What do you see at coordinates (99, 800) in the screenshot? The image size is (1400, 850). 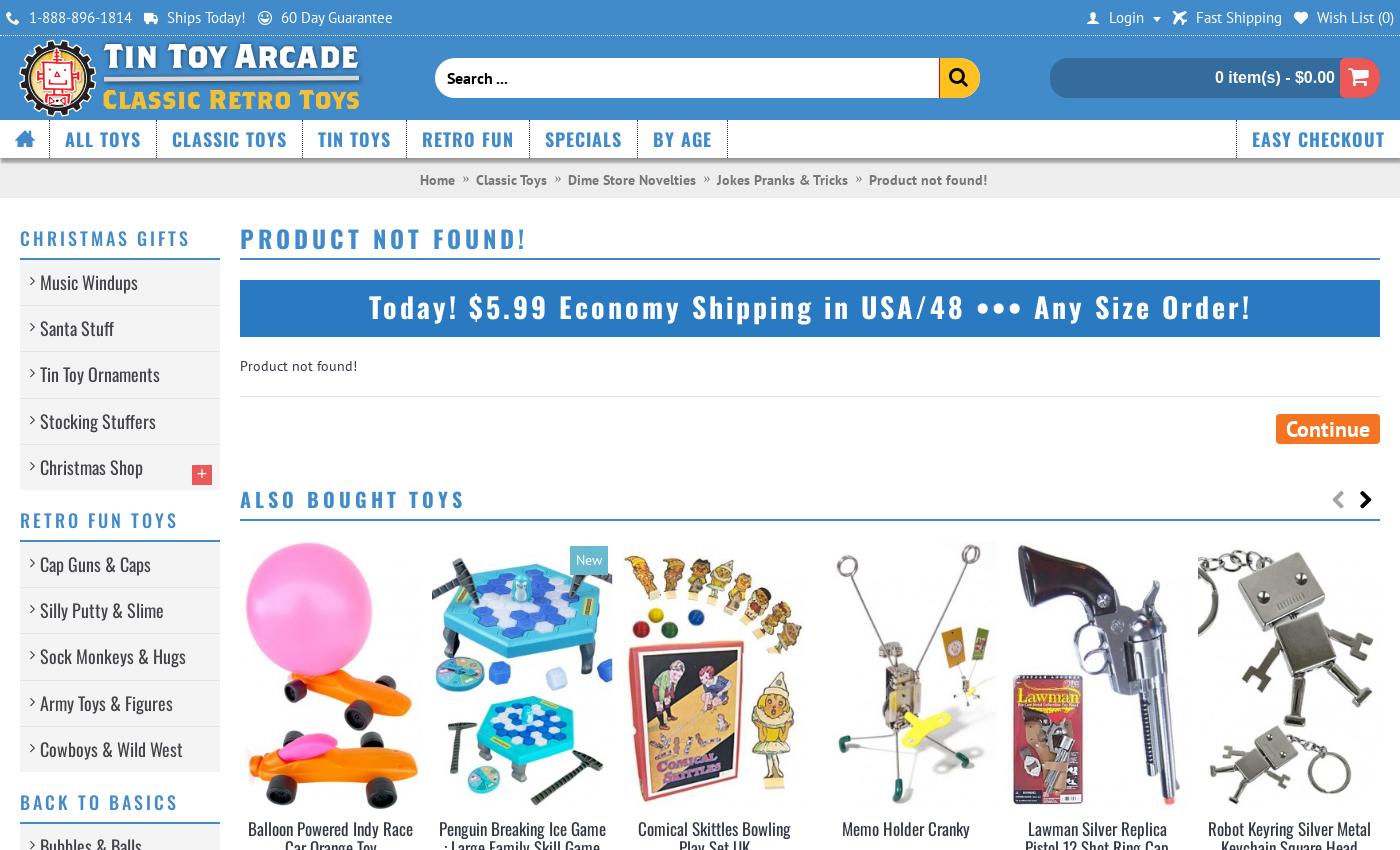 I see `'Back to Basics'` at bounding box center [99, 800].